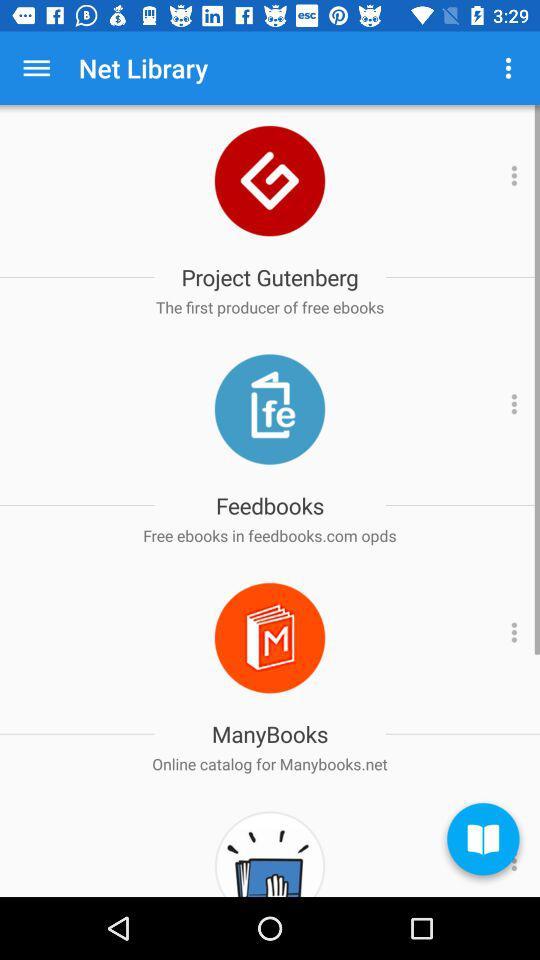 Image resolution: width=540 pixels, height=960 pixels. What do you see at coordinates (270, 763) in the screenshot?
I see `the online catalog for icon` at bounding box center [270, 763].